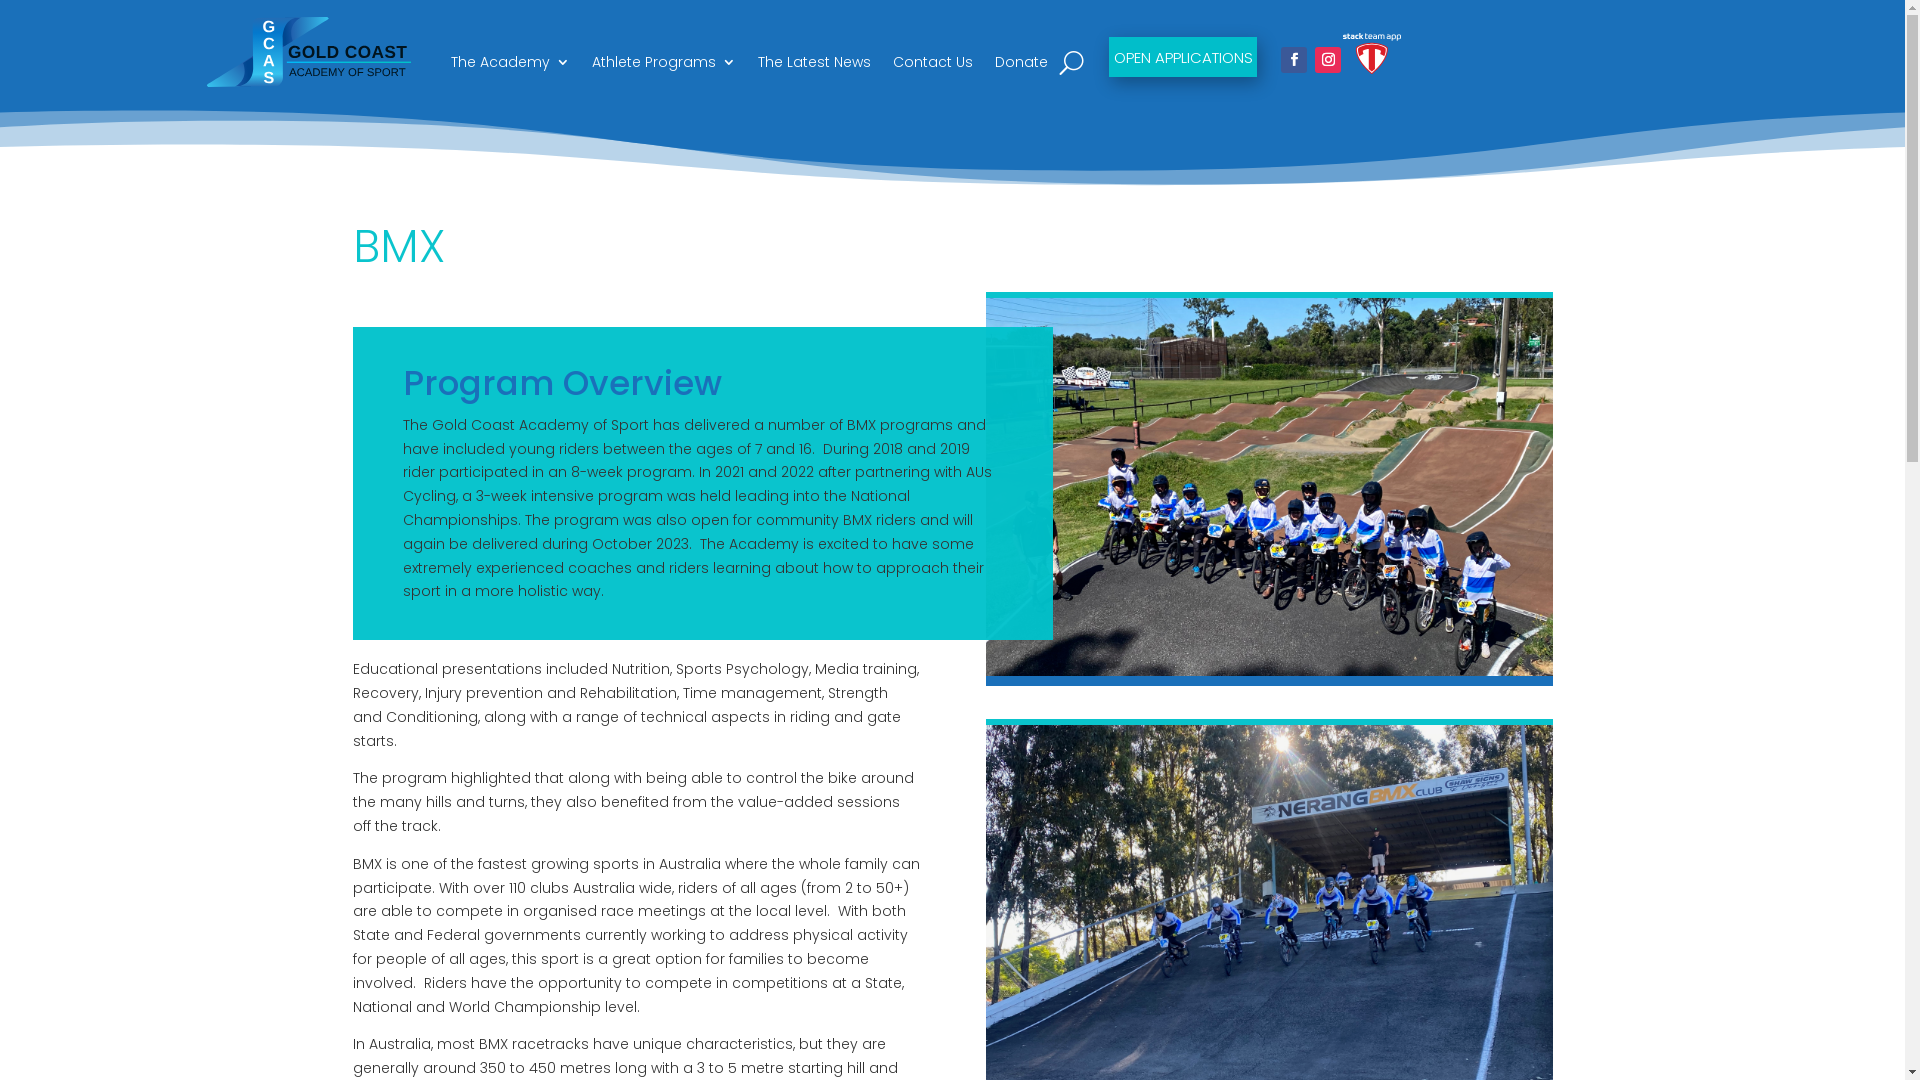 This screenshot has height=1080, width=1920. I want to click on 'Contact Us', so click(931, 64).